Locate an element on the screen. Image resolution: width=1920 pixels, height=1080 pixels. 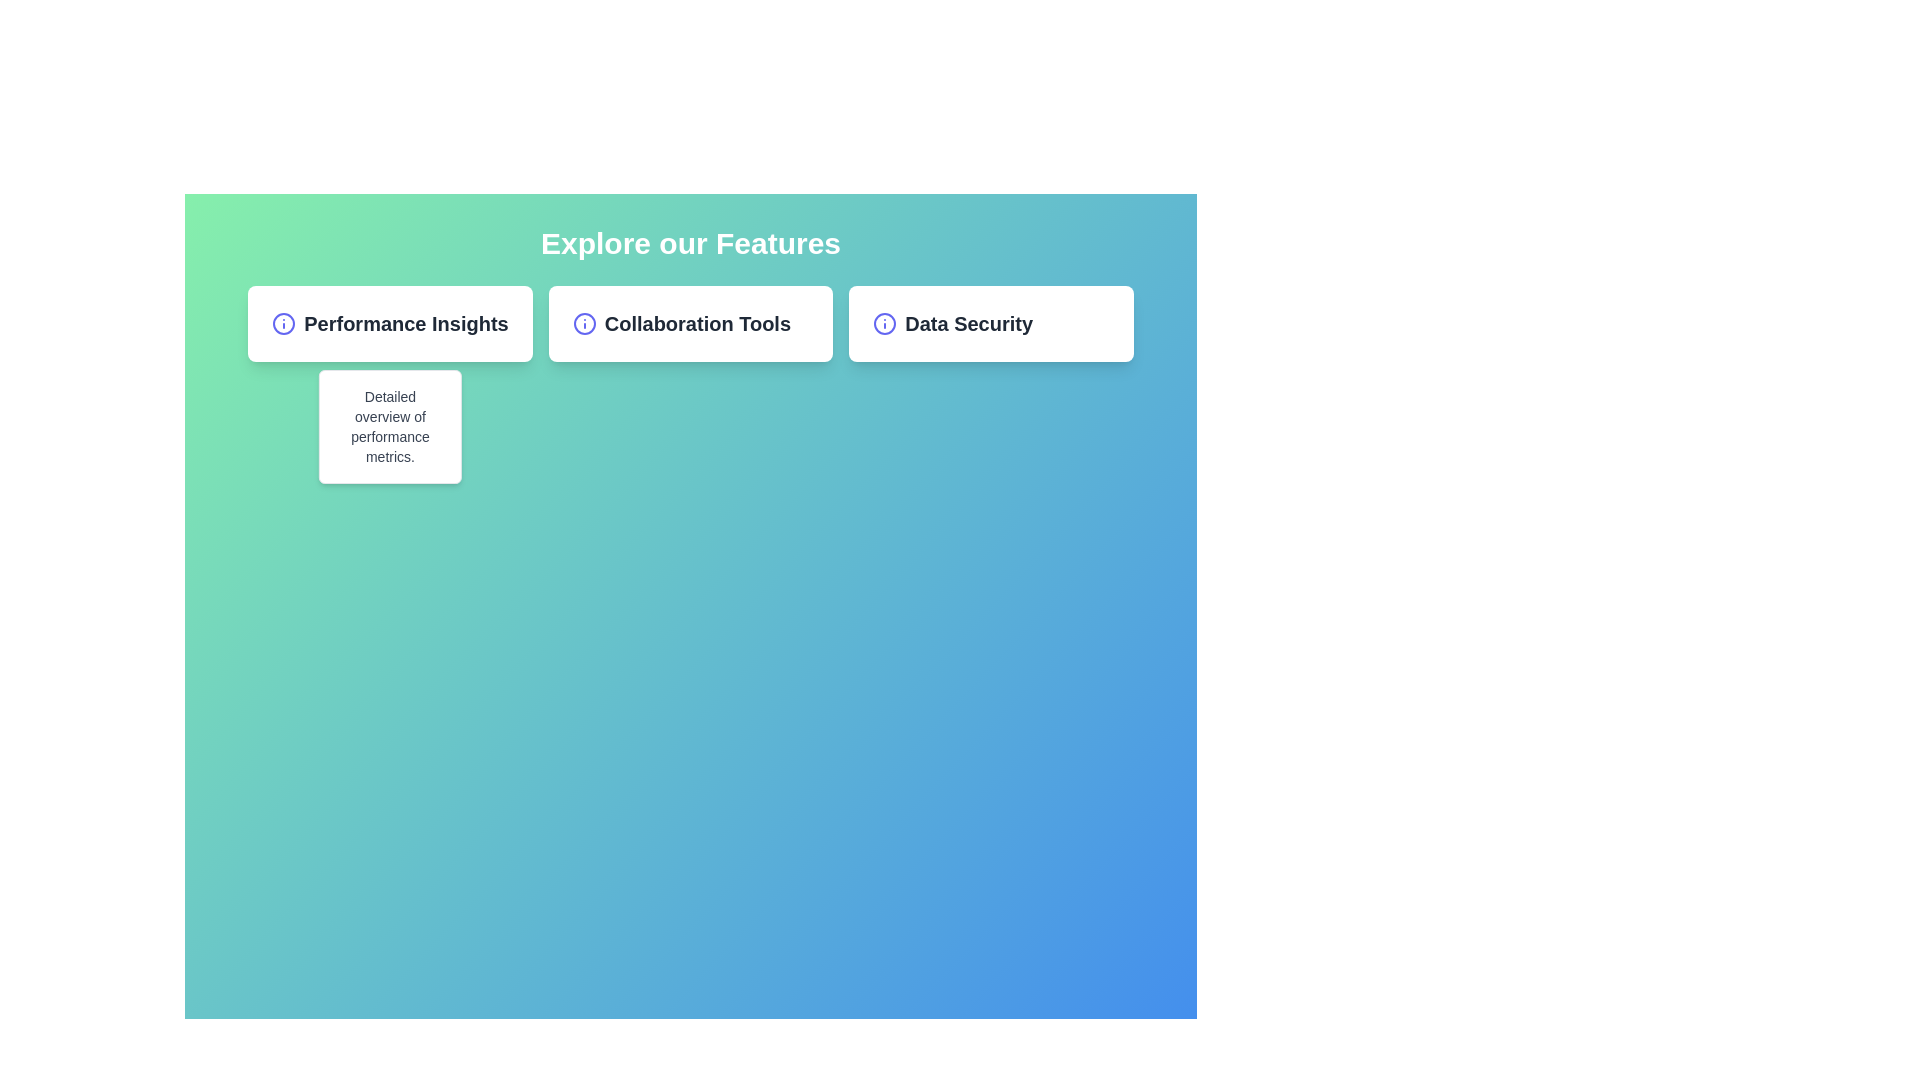
the 'Performance Insights' title in the Informative Card is located at coordinates (390, 323).